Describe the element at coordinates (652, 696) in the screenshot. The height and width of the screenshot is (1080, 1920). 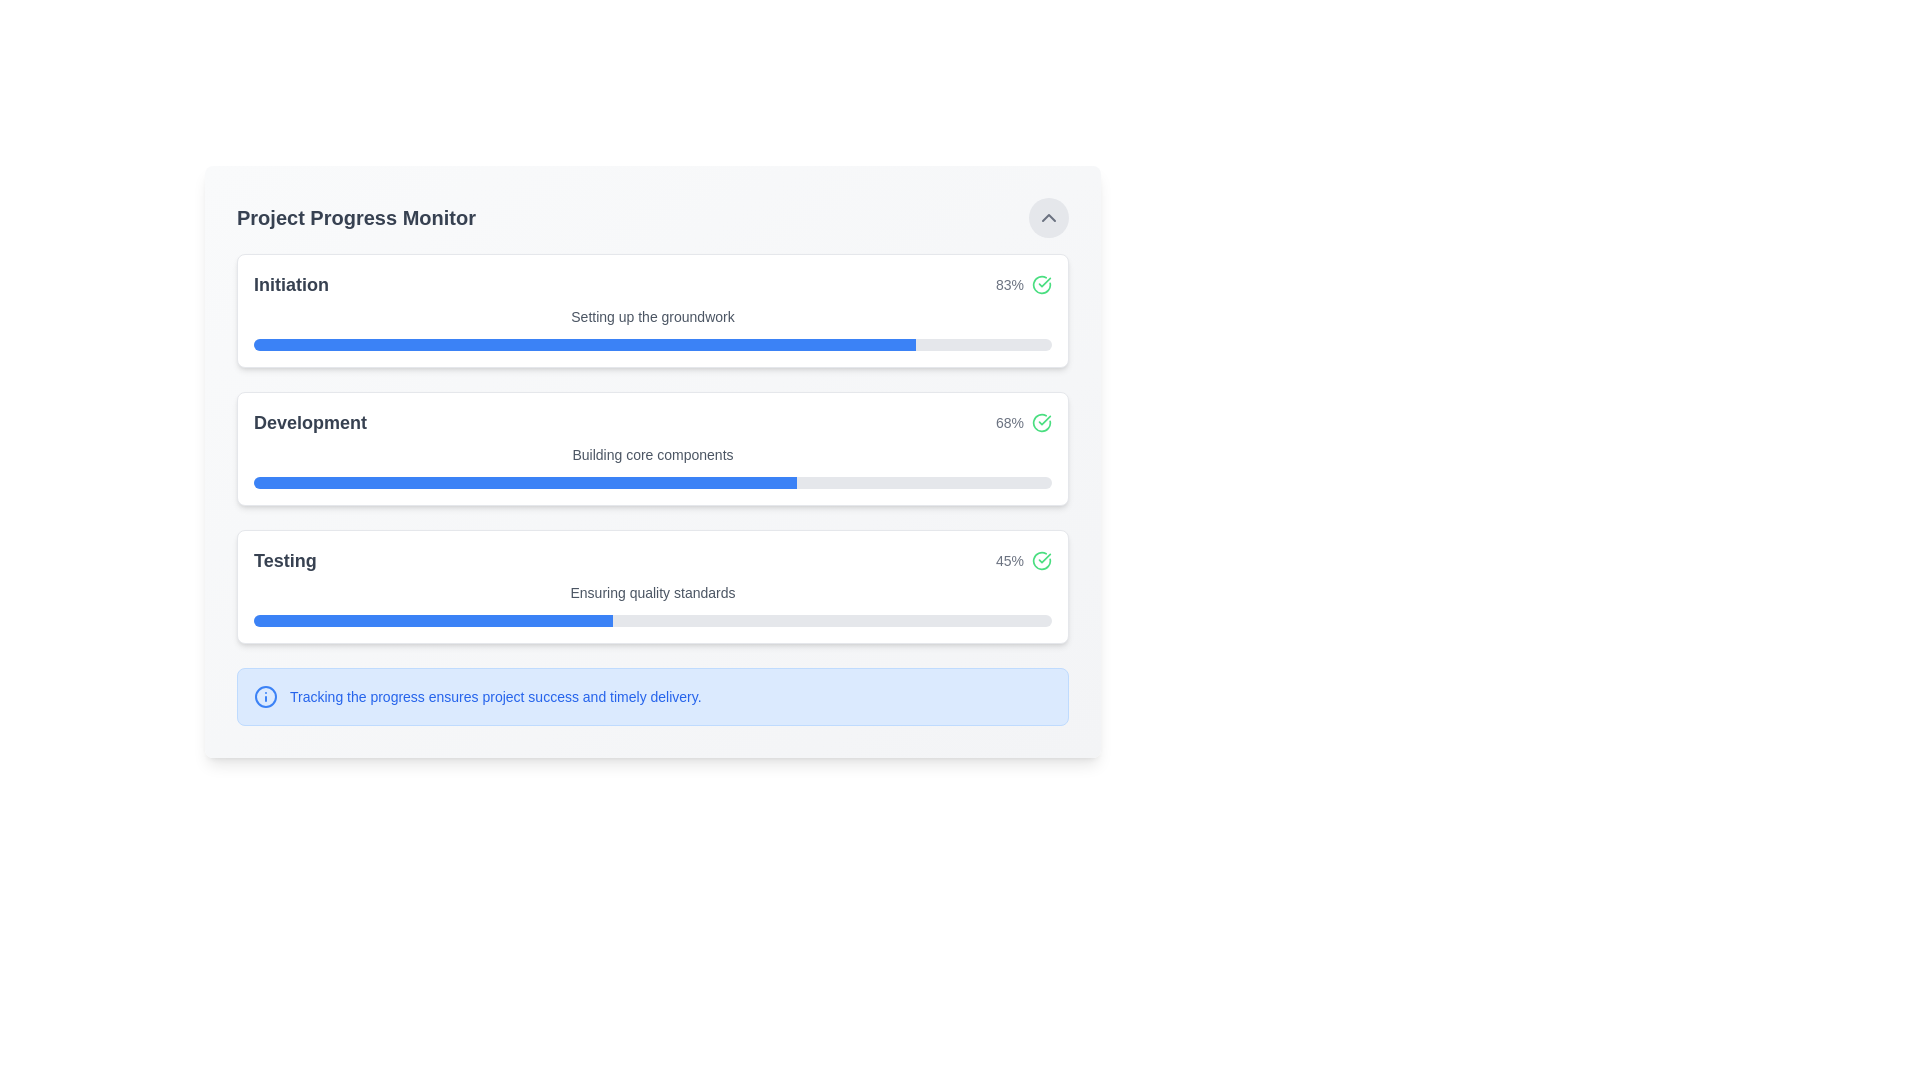
I see `the light blue Information Box containing the text 'Tracking the progress ensures project success and timely delivery.' located at the bottom of the interface` at that location.